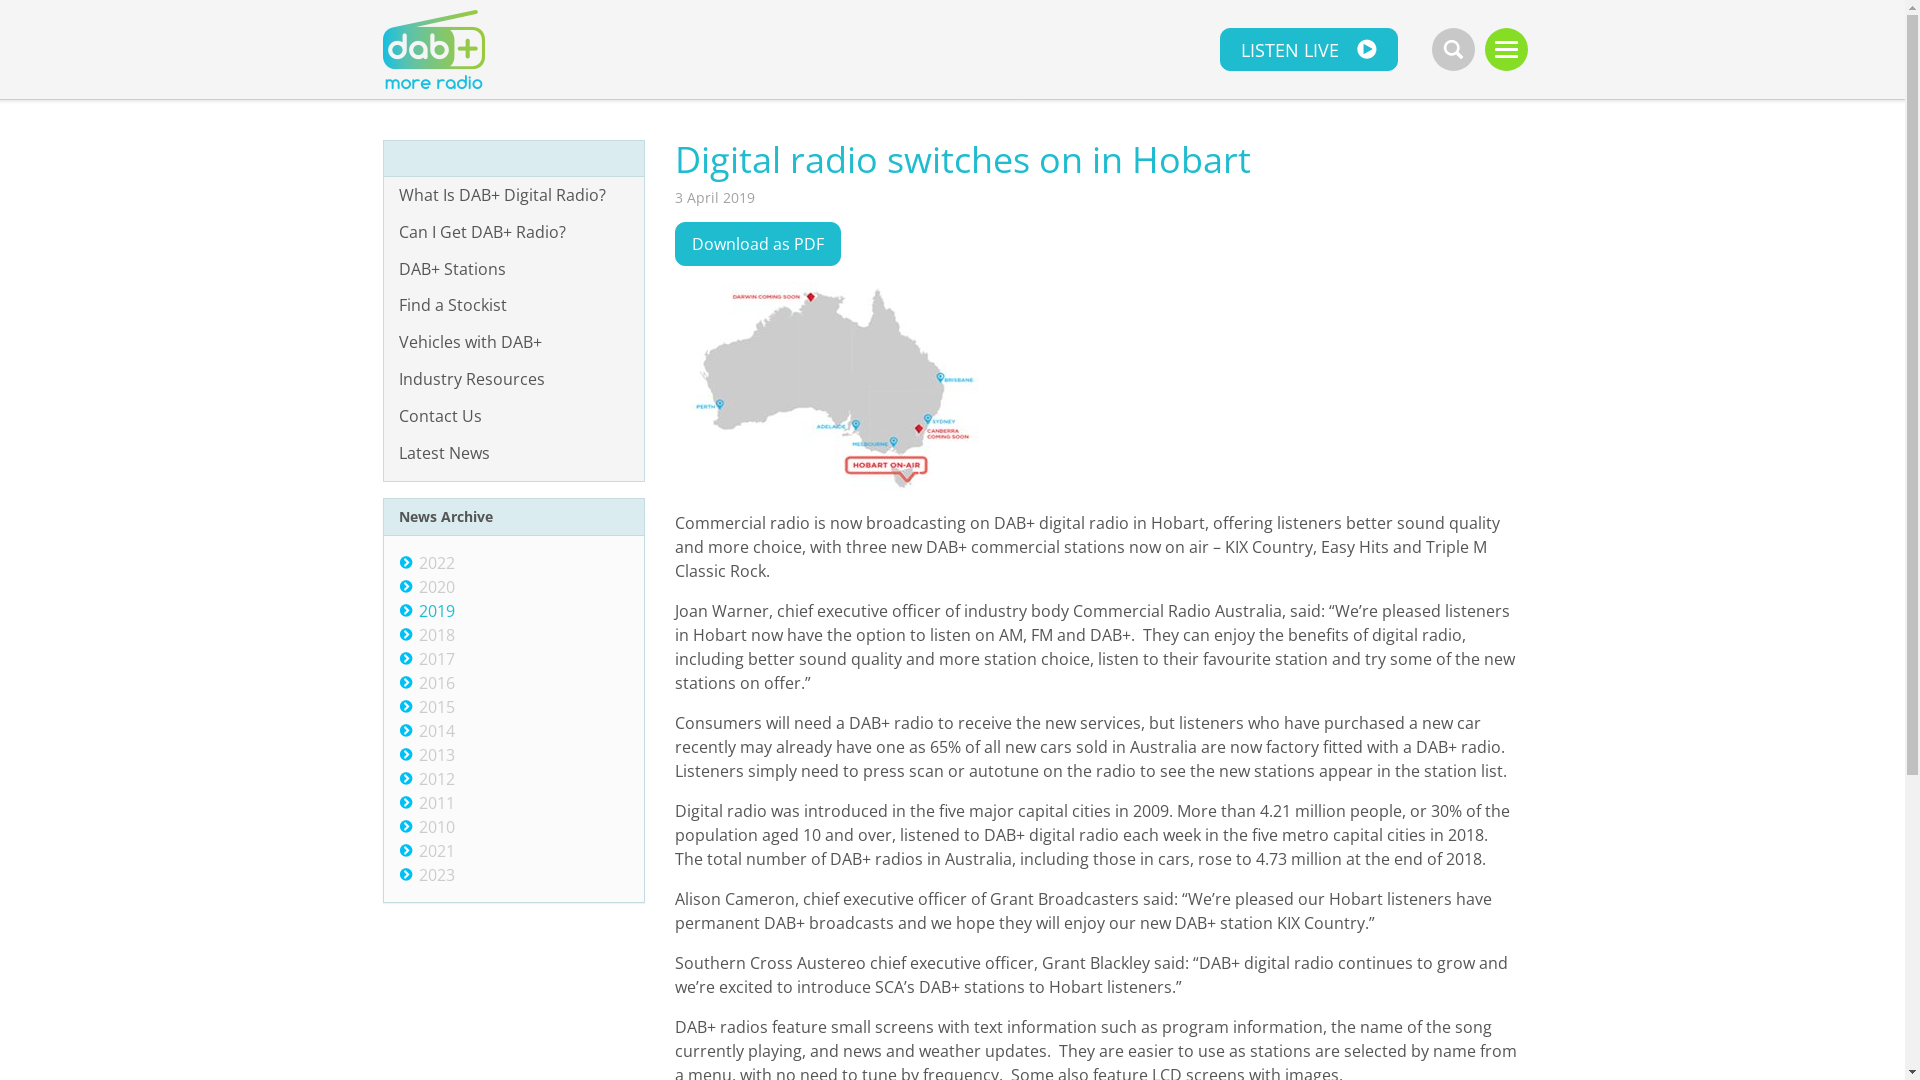  Describe the element at coordinates (435, 851) in the screenshot. I see `'2021'` at that location.